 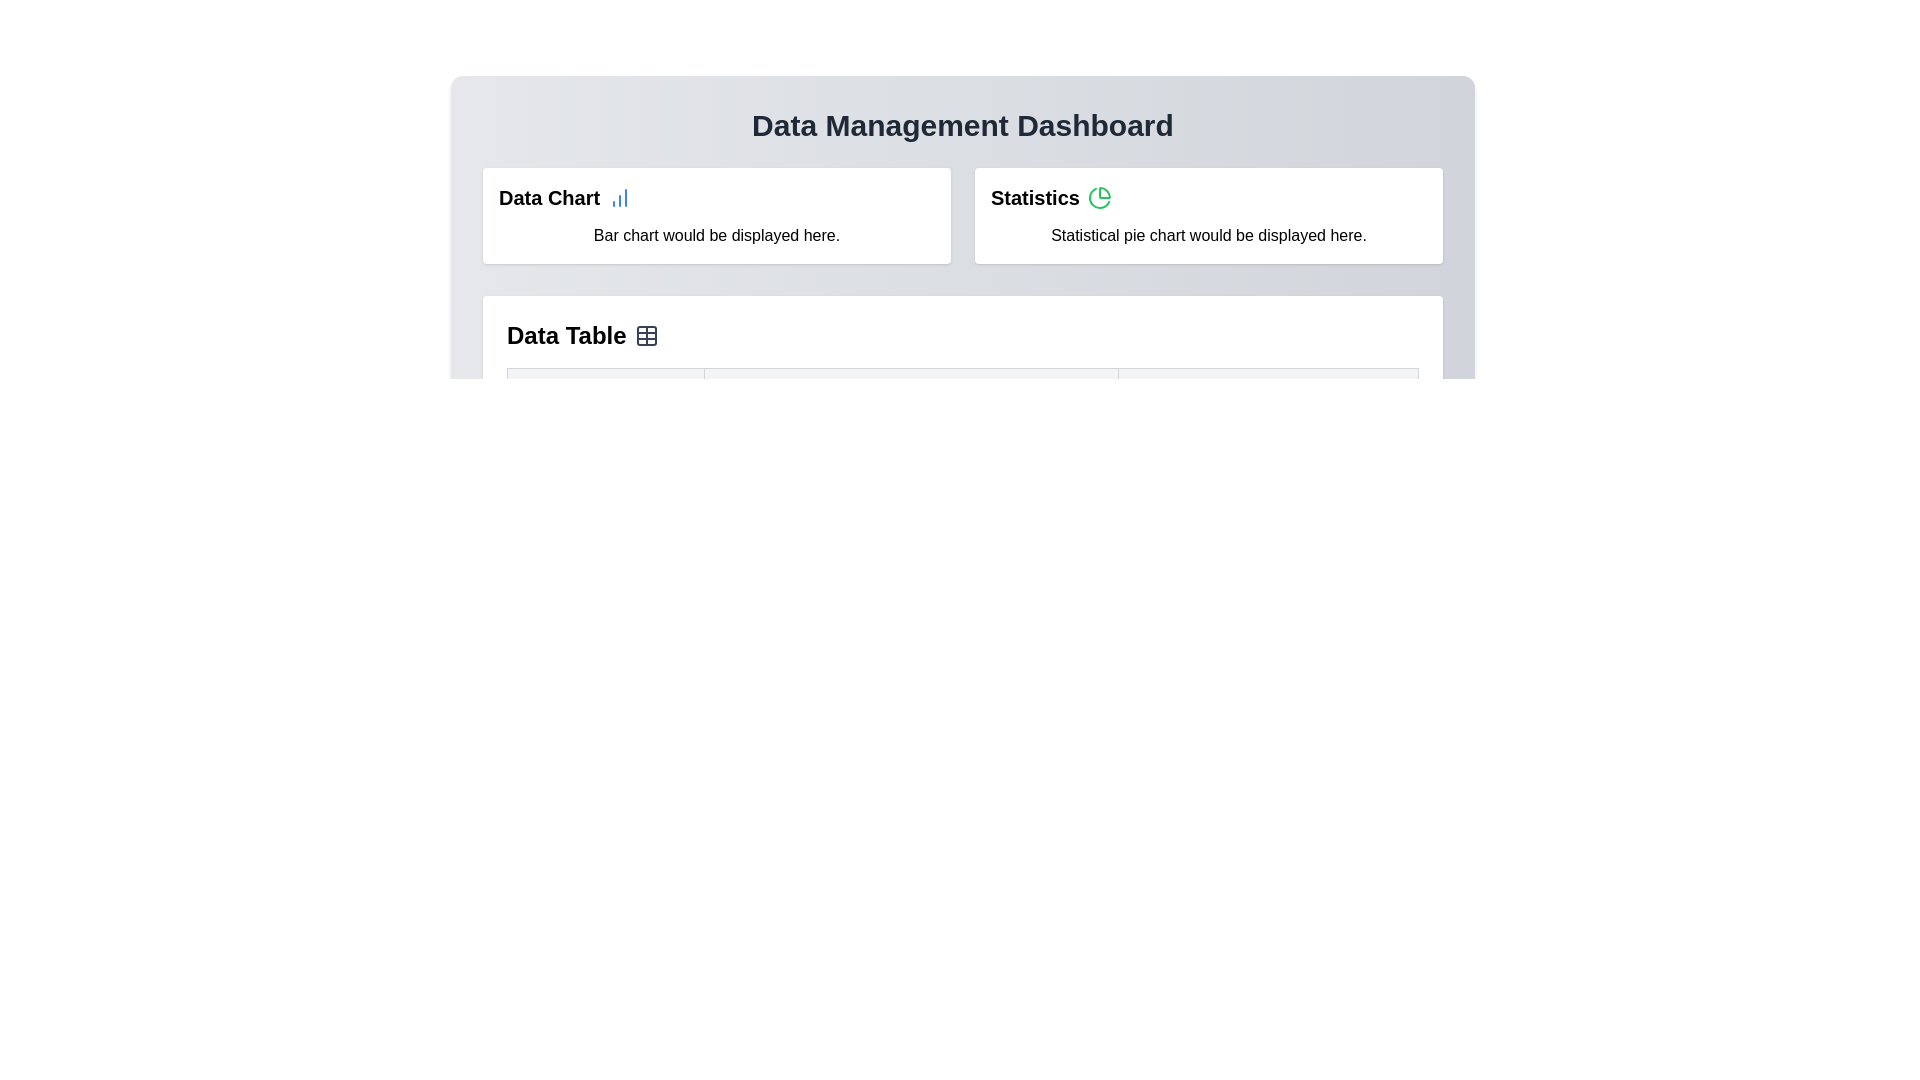 I want to click on the center of the 'Data Chart' section to view details, so click(x=716, y=216).